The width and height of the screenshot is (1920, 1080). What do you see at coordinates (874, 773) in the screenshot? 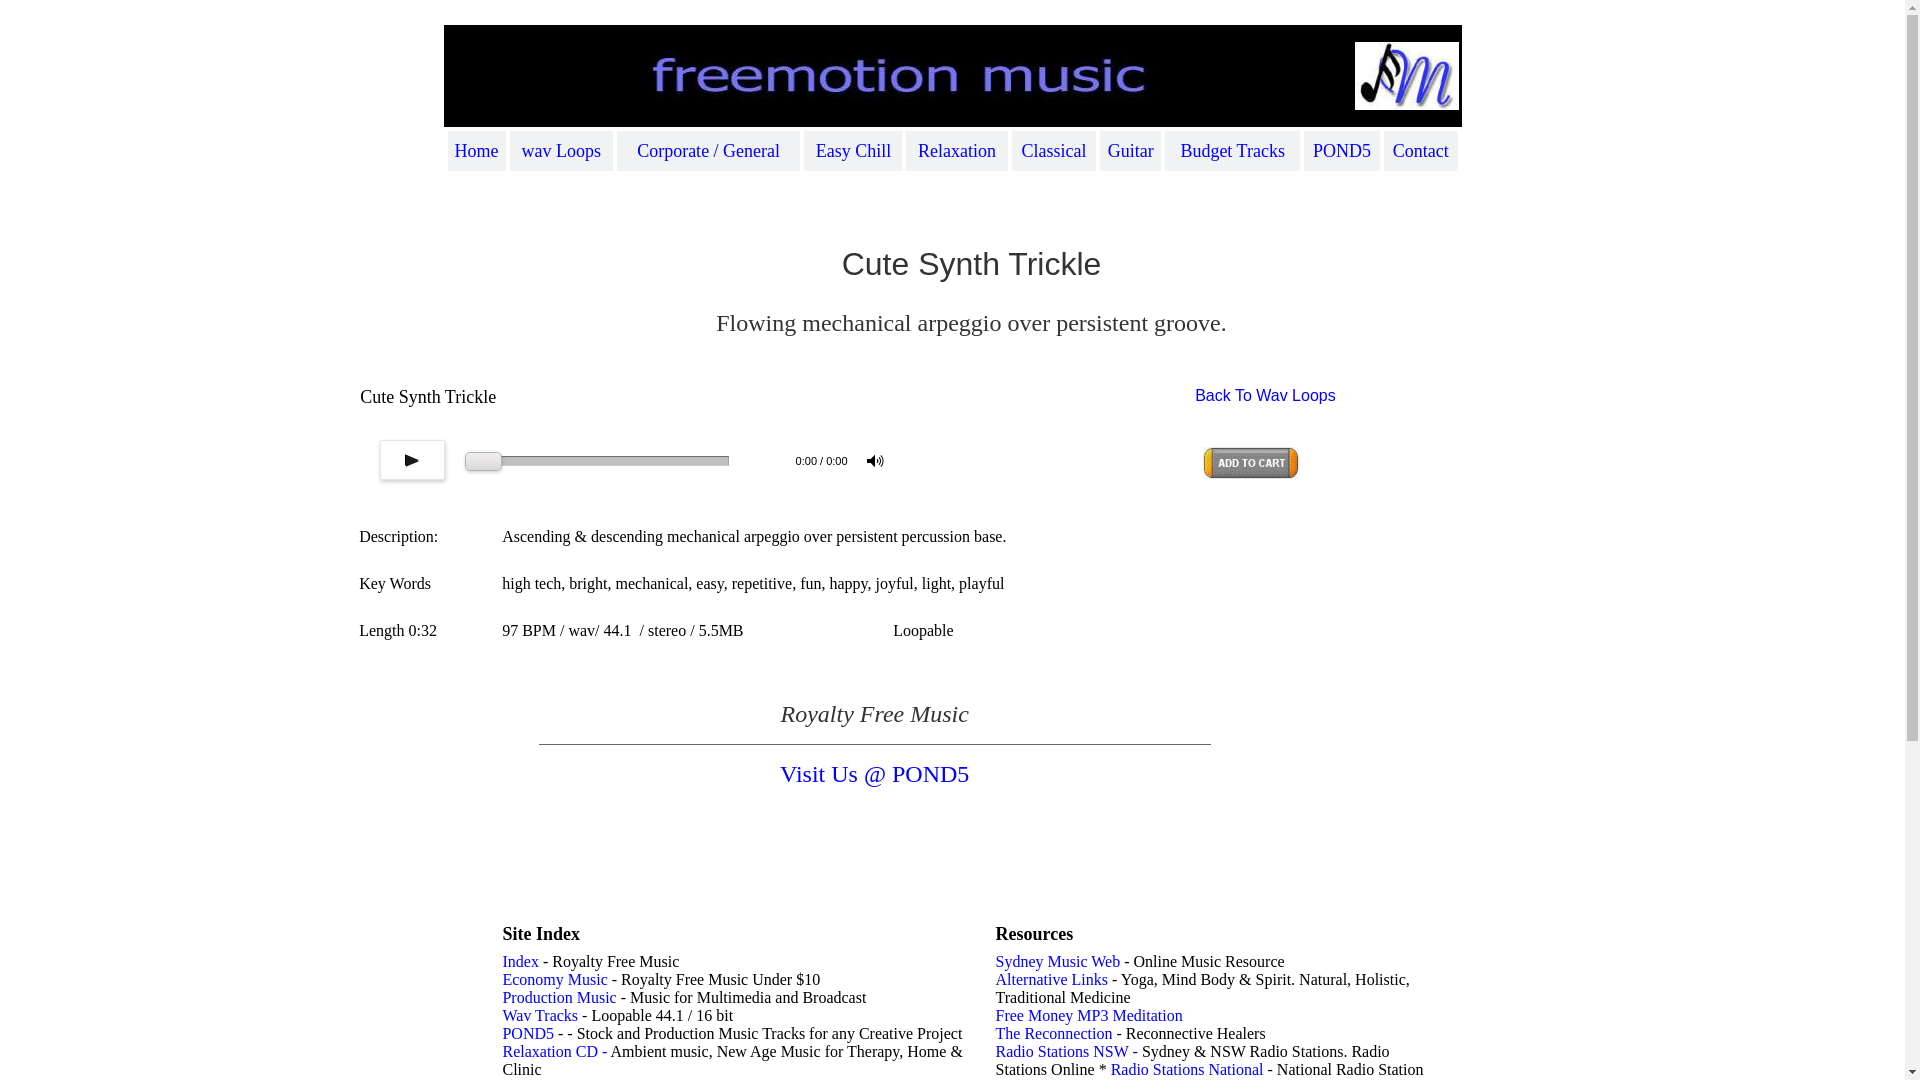
I see `'Visit Us @ POND5'` at bounding box center [874, 773].